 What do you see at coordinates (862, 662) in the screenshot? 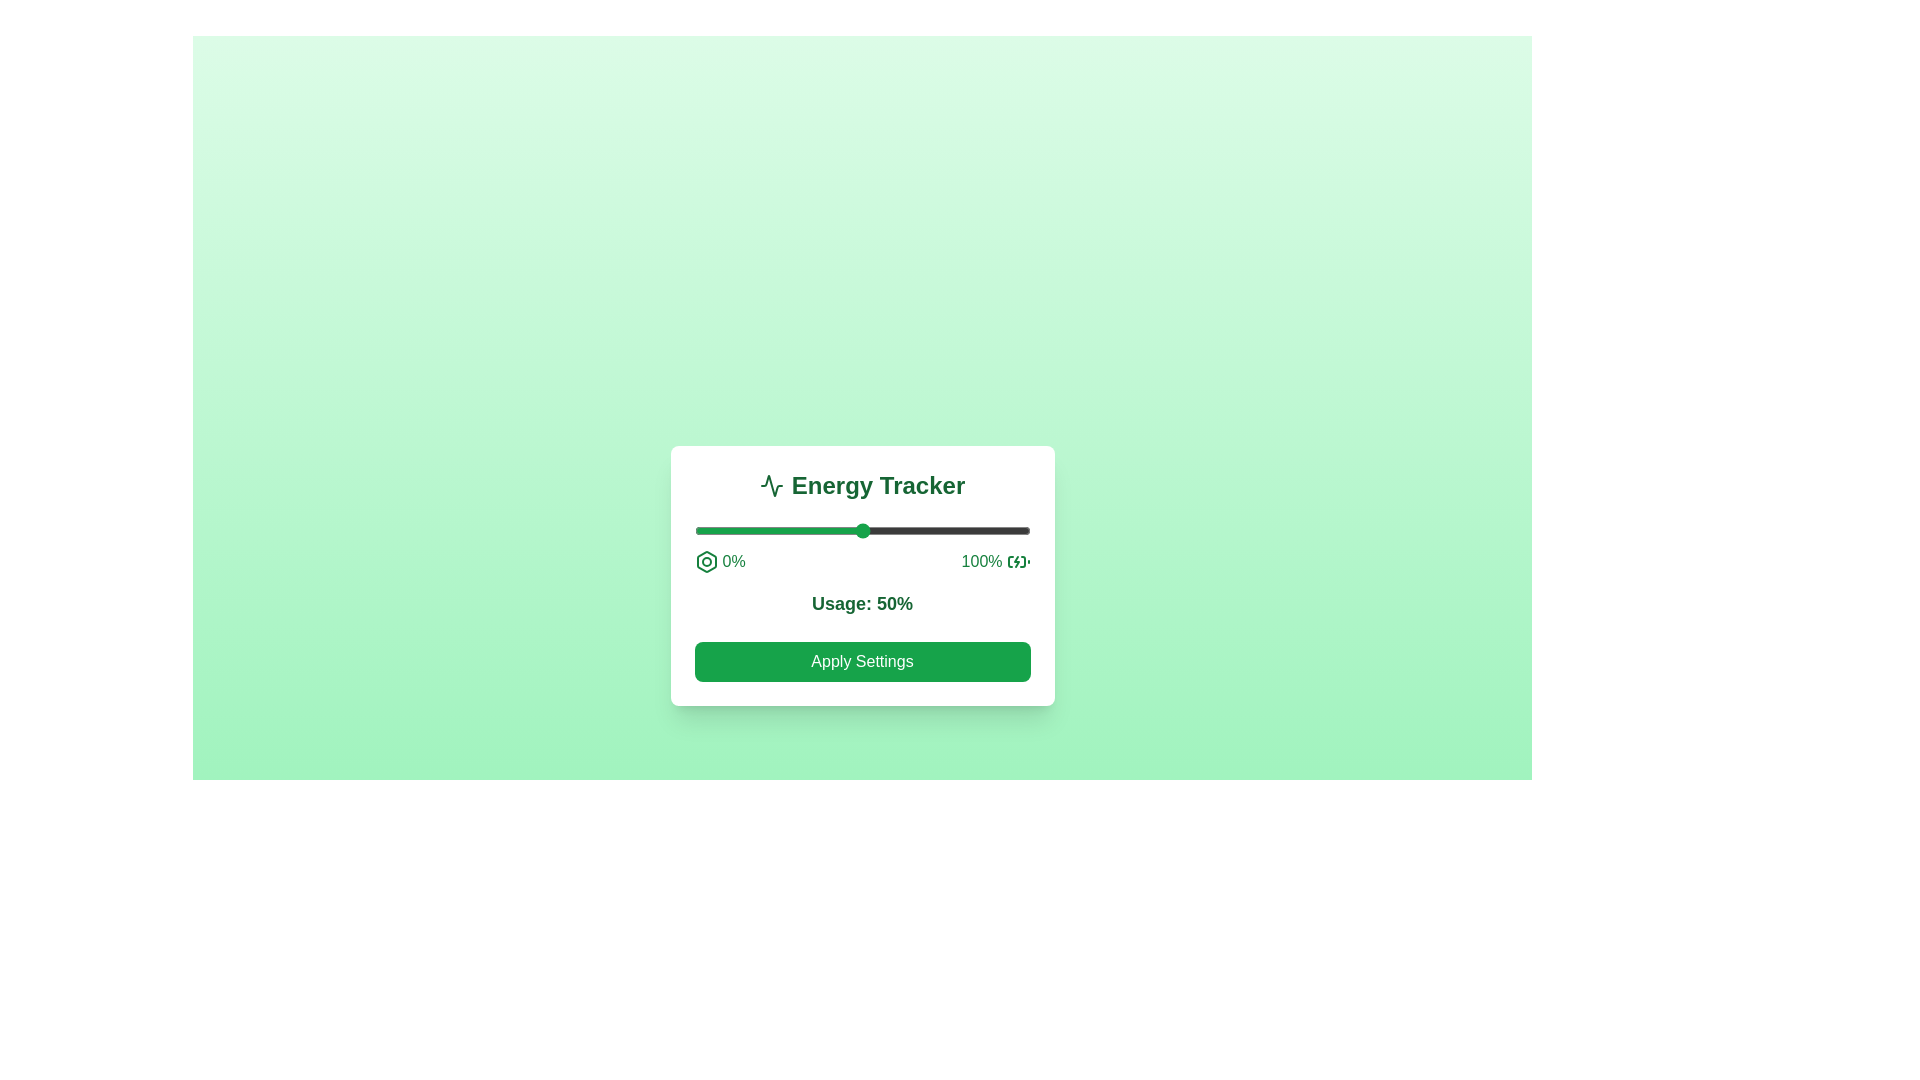
I see `the 'Apply Settings' button to confirm the current energy usage` at bounding box center [862, 662].